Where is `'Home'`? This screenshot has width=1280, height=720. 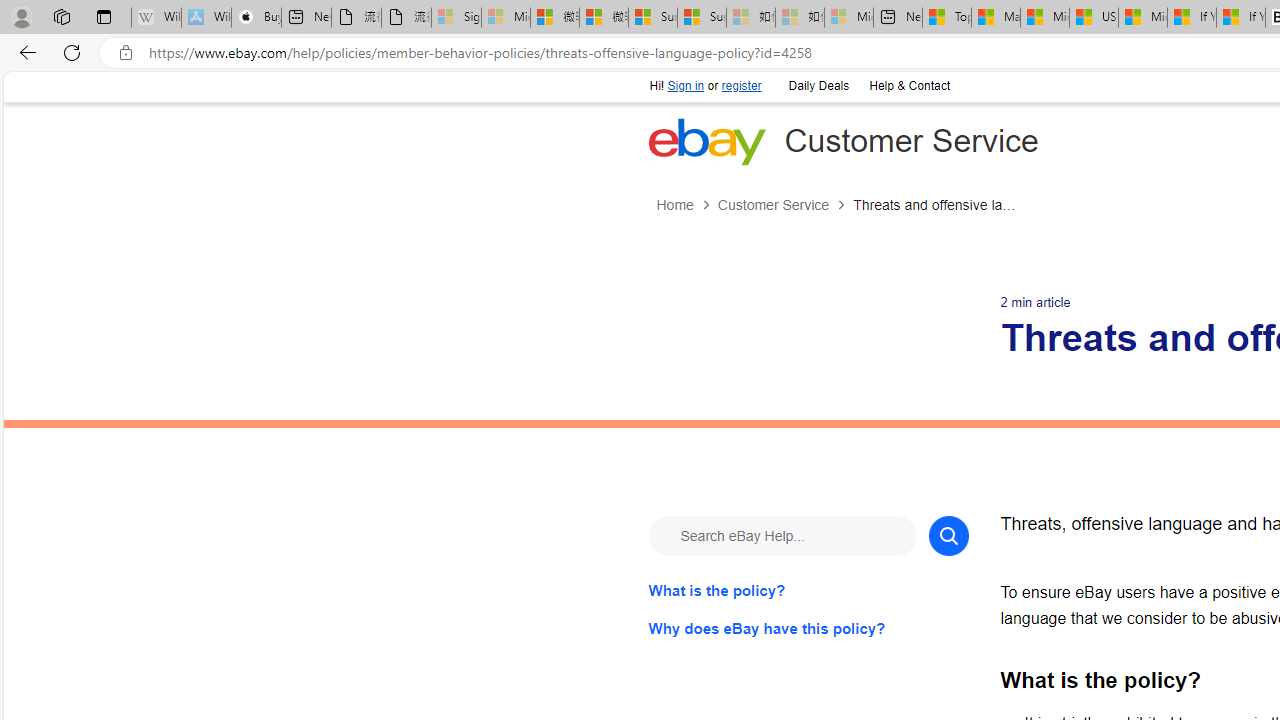 'Home' is located at coordinates (686, 205).